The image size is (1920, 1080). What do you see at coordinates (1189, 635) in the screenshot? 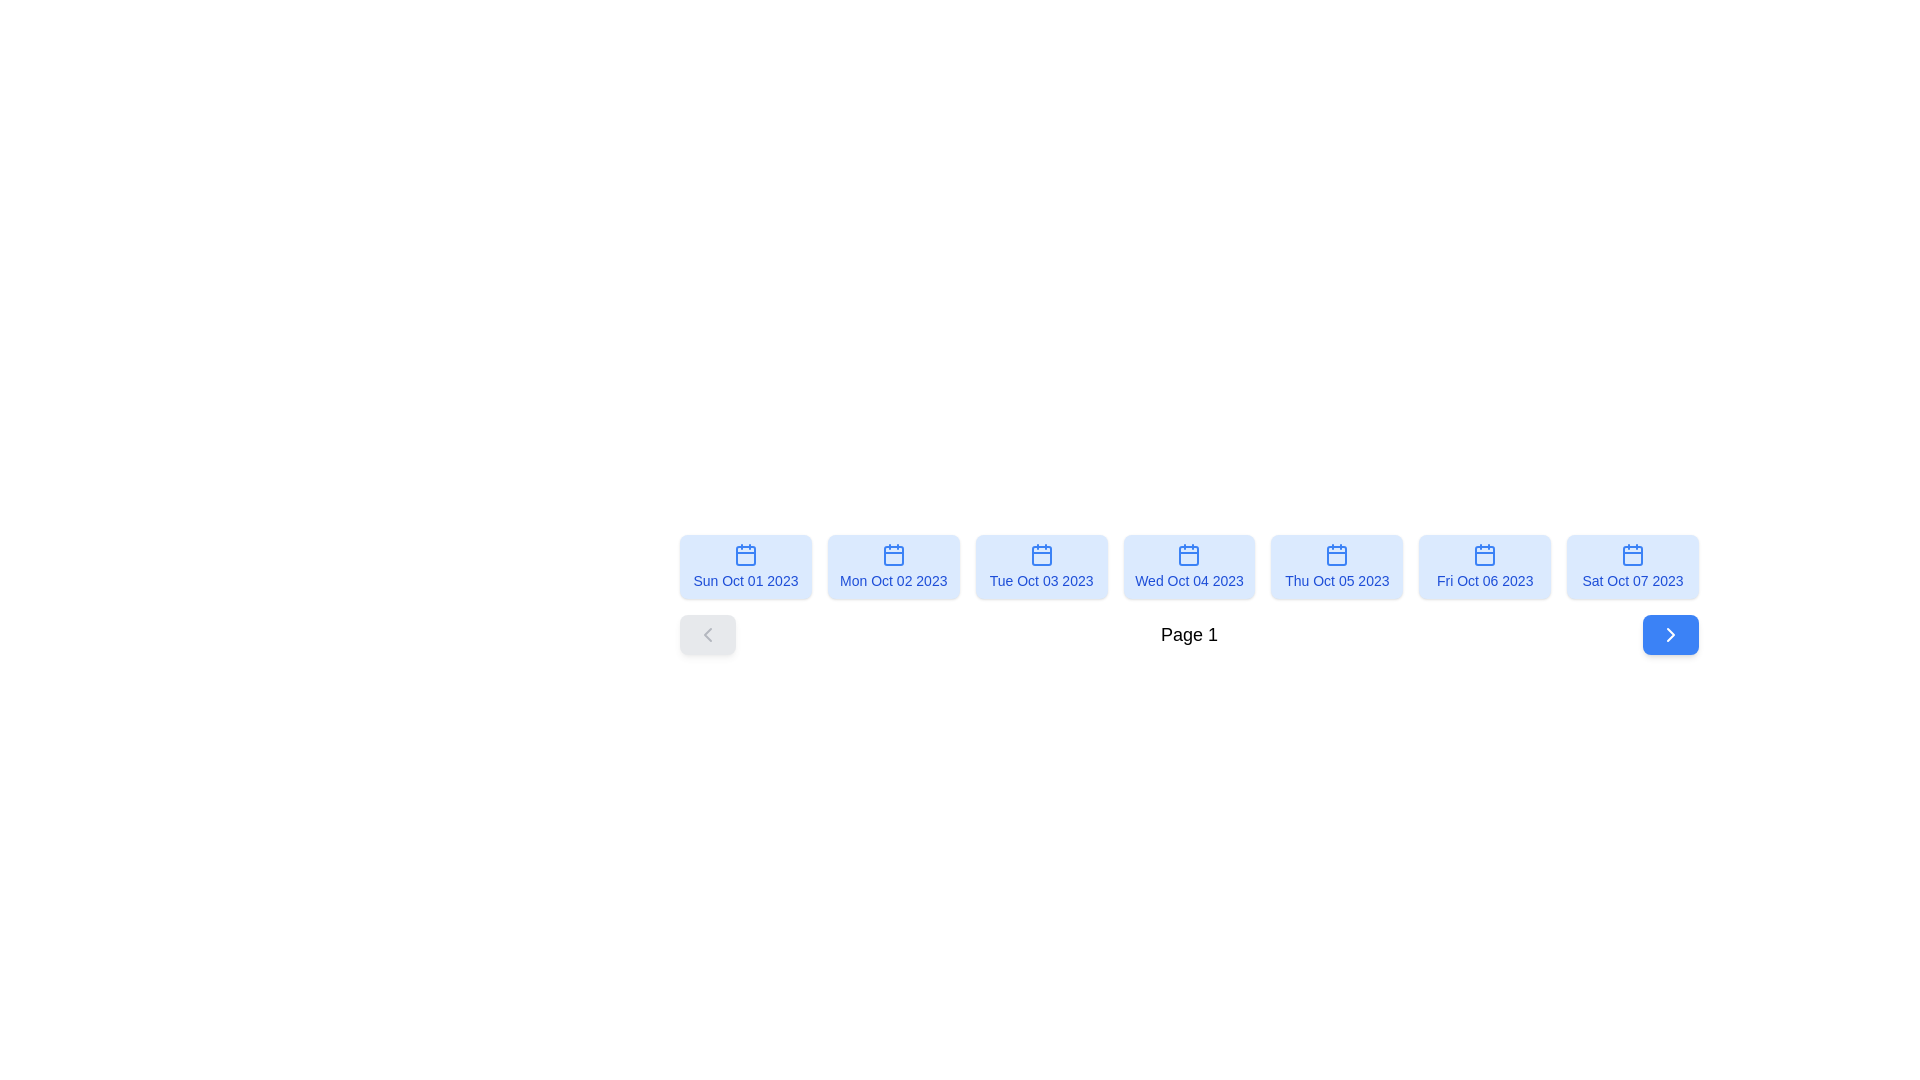
I see `text displayed in the Text Display element located centrally within the bottom navigation bar` at bounding box center [1189, 635].